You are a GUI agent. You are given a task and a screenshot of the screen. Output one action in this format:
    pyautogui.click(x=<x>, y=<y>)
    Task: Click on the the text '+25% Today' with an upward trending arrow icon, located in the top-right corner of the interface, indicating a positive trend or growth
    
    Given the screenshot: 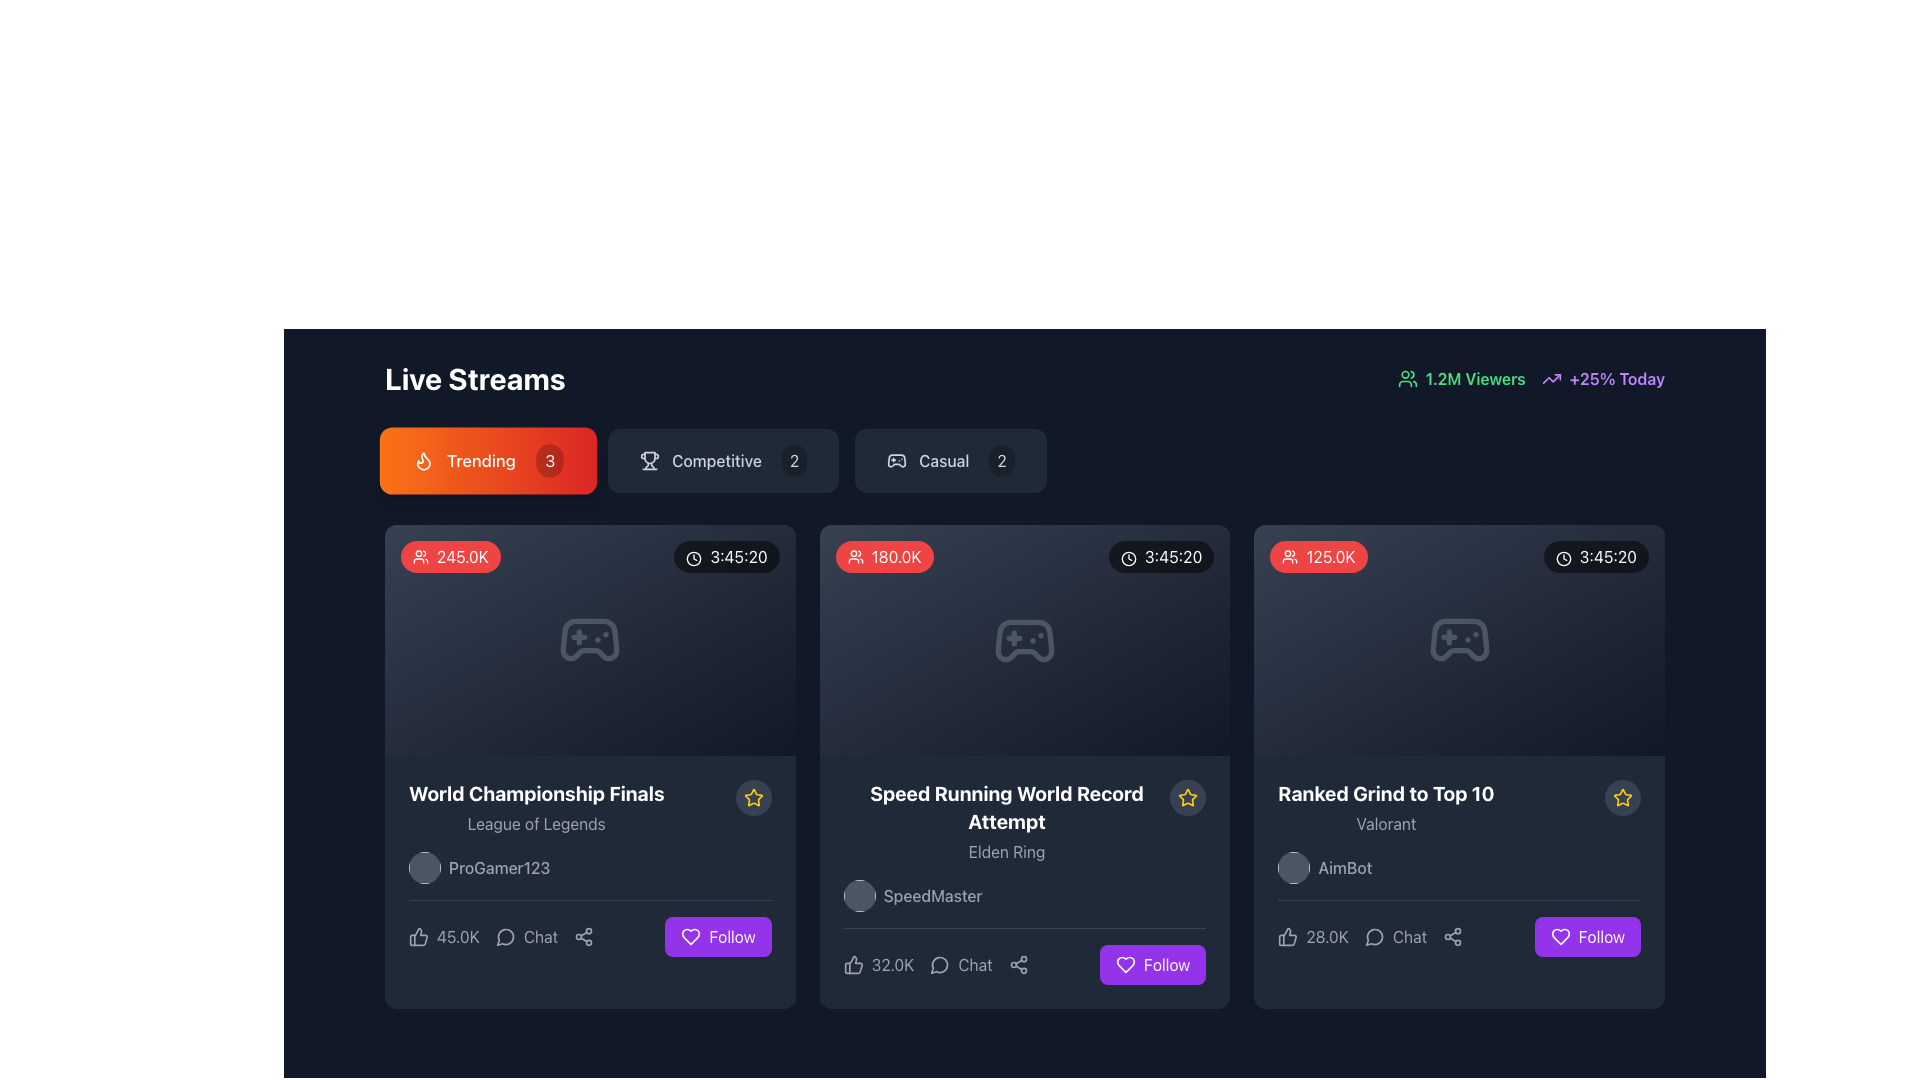 What is the action you would take?
    pyautogui.click(x=1603, y=378)
    